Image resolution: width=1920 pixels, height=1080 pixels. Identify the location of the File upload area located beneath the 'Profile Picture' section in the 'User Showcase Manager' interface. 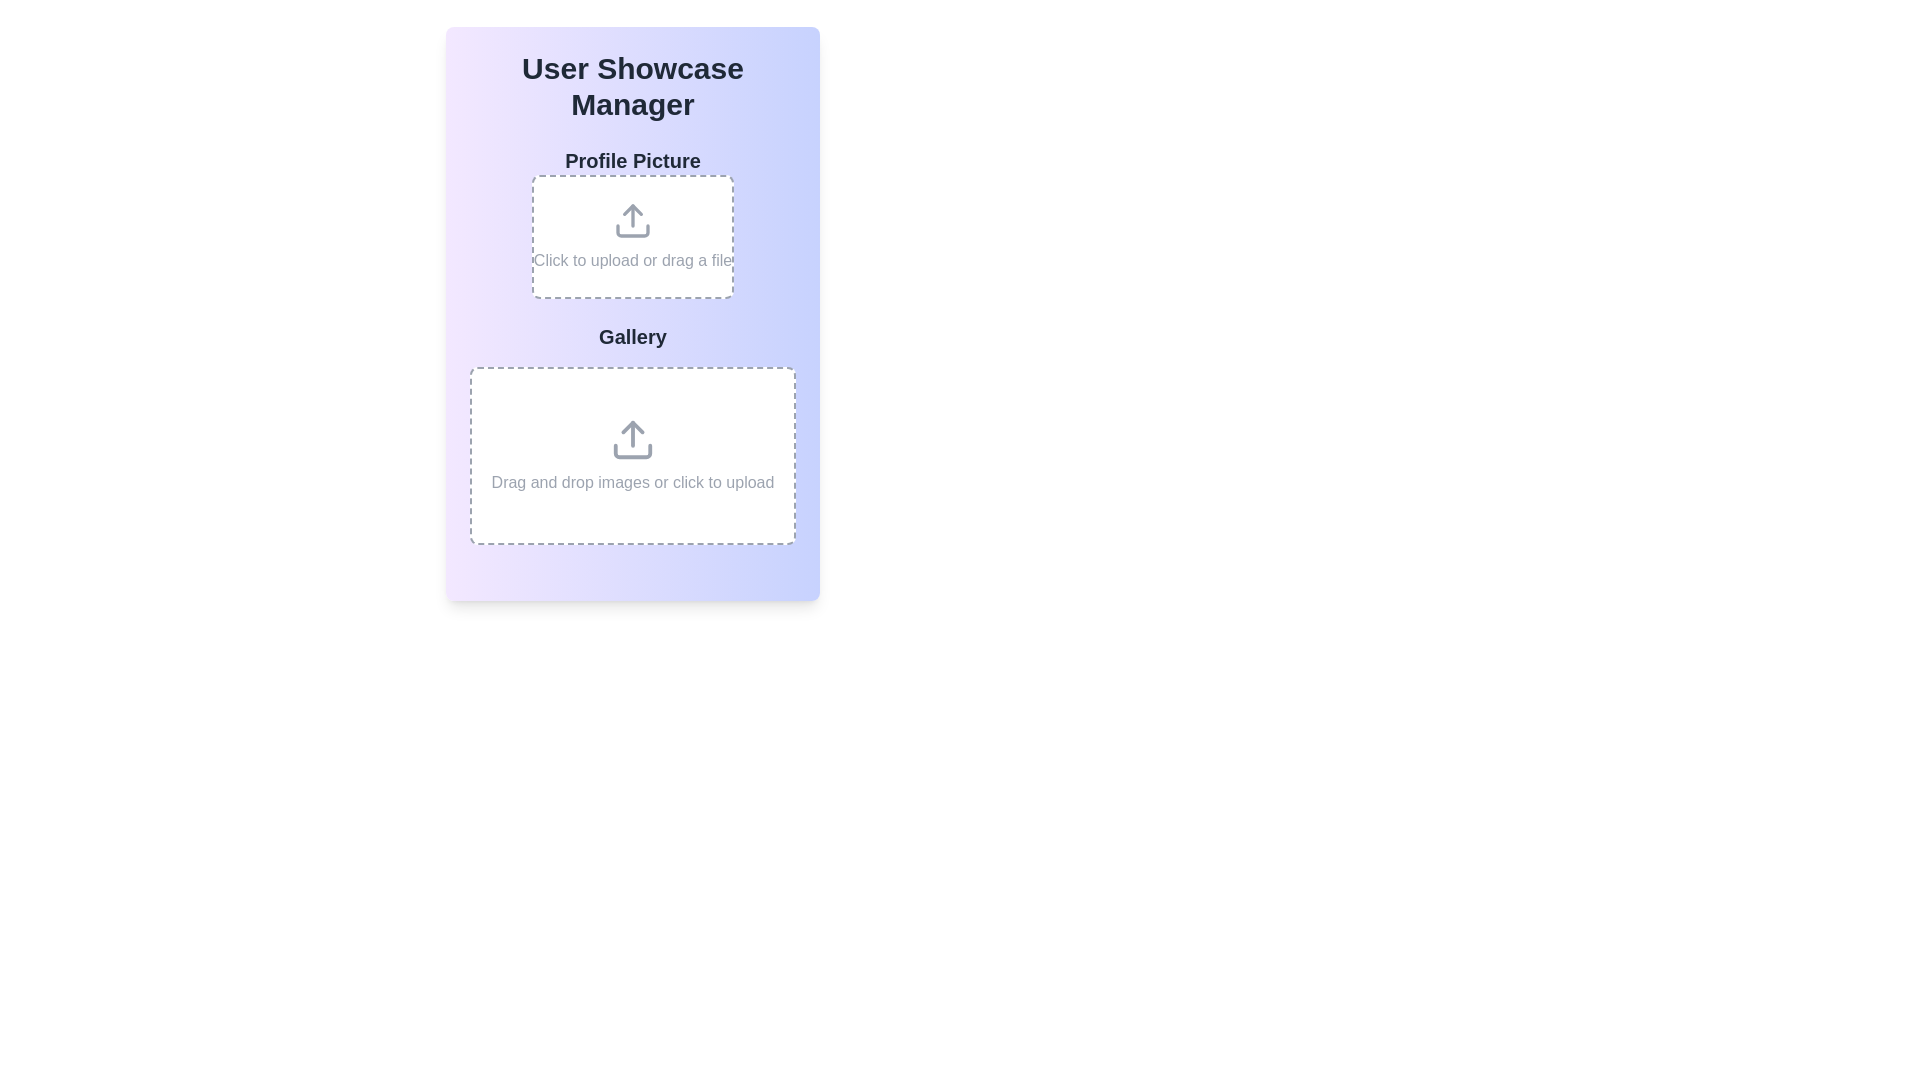
(632, 433).